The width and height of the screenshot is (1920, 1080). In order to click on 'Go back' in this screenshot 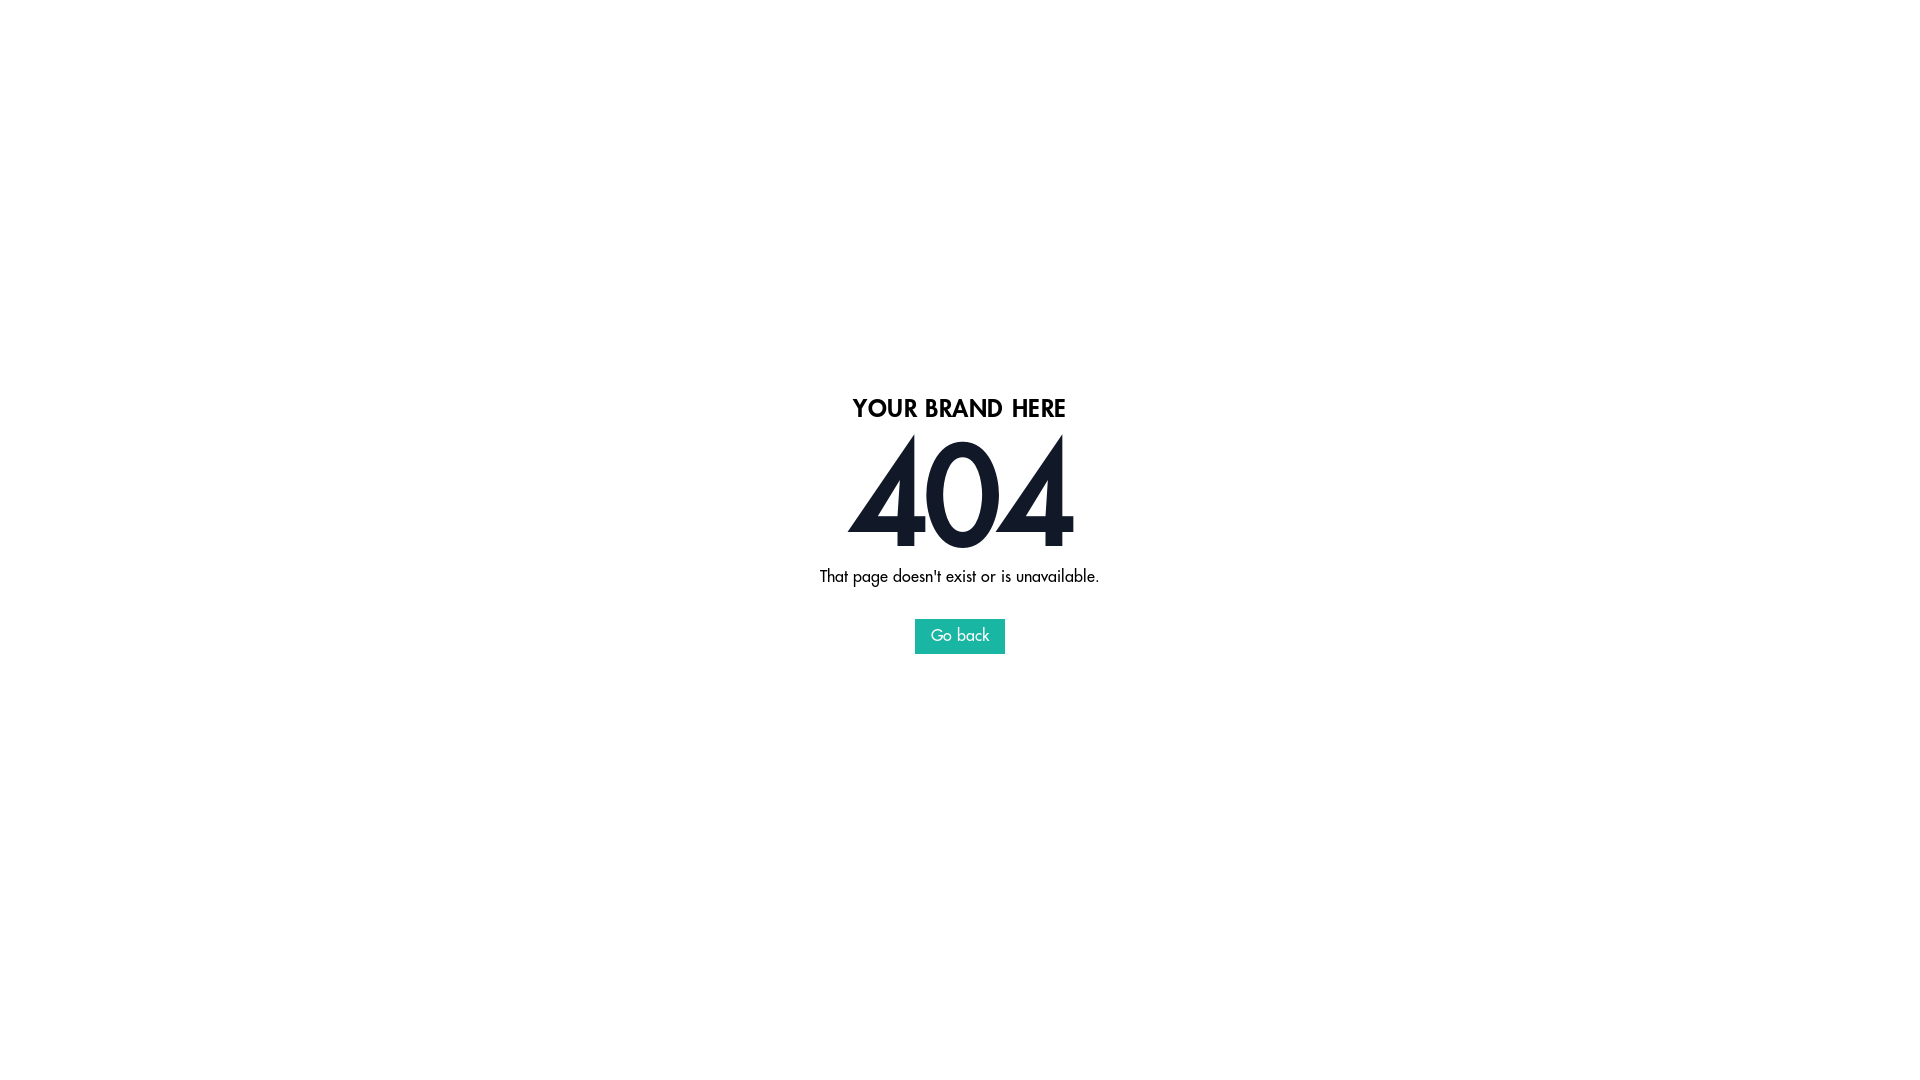, I will do `click(960, 636)`.